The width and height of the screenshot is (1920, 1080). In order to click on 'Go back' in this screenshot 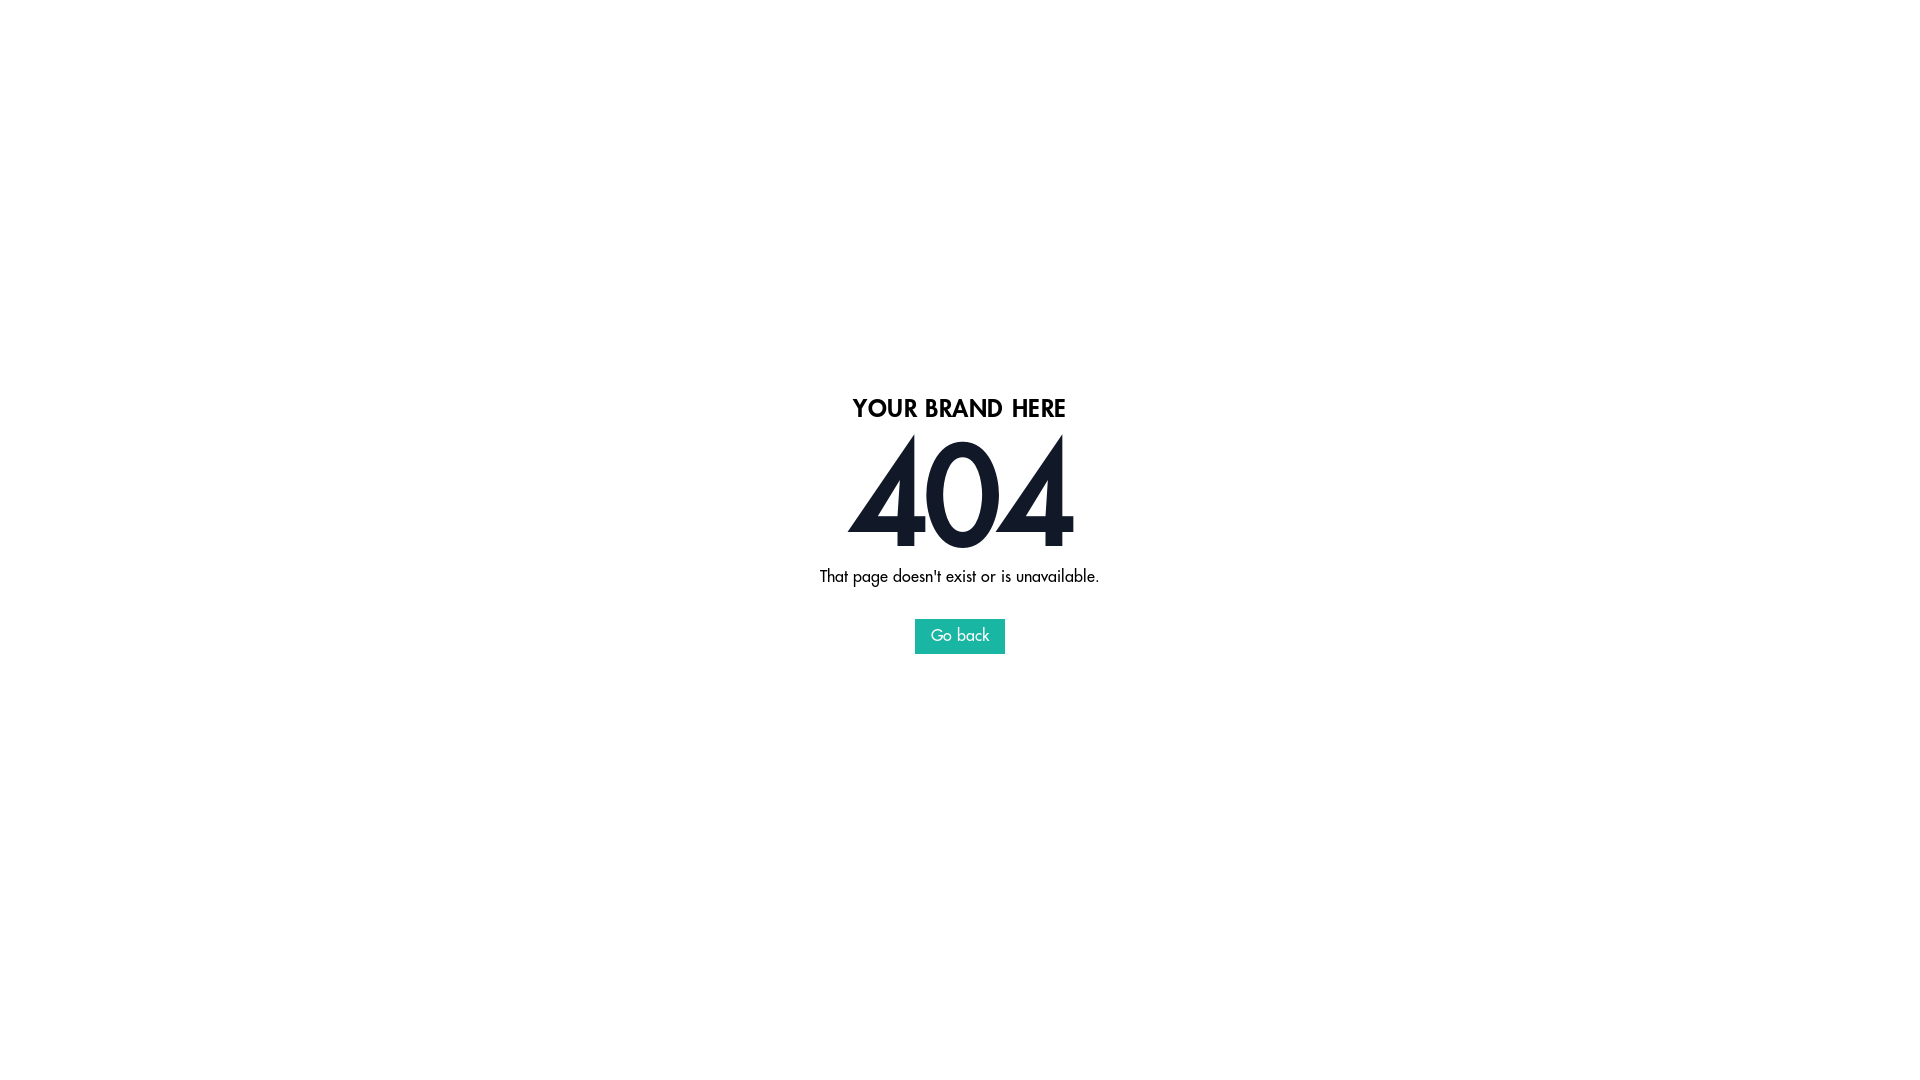, I will do `click(960, 636)`.